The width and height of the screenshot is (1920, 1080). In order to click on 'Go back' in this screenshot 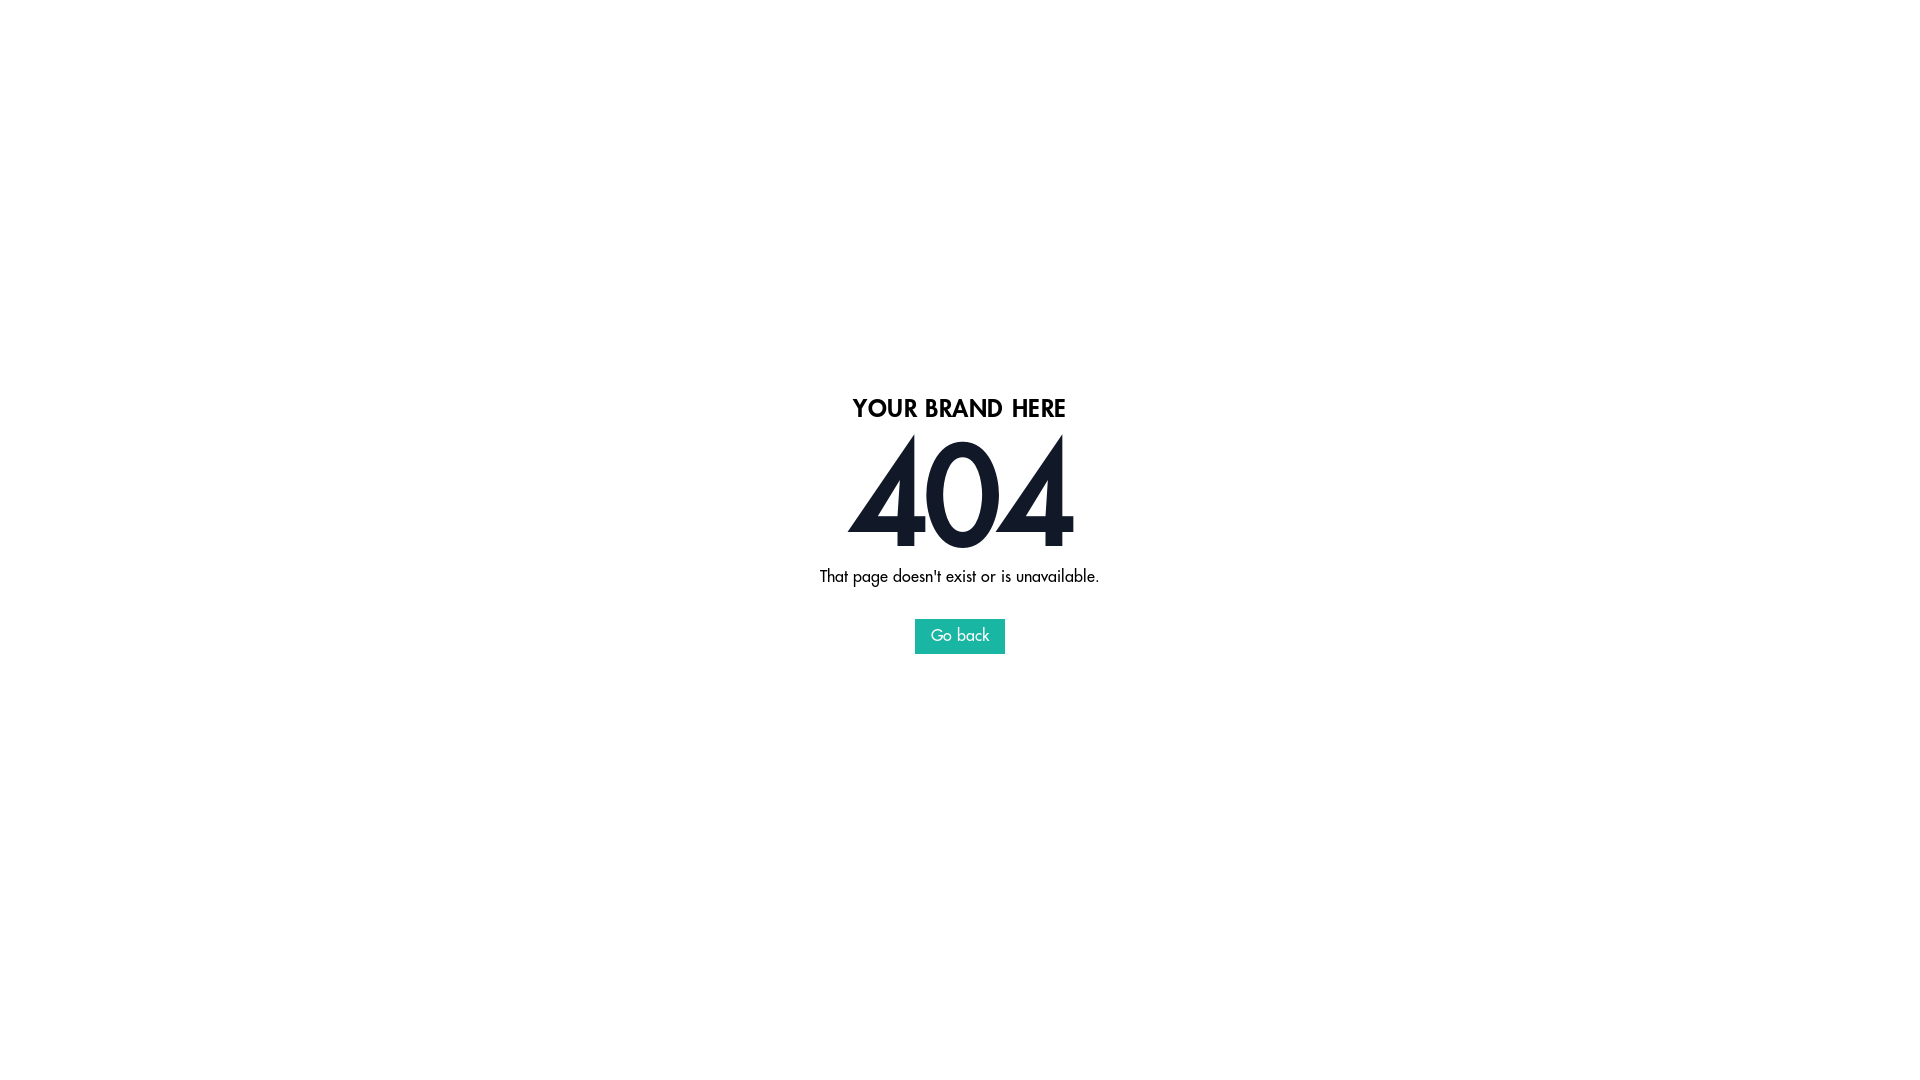, I will do `click(960, 636)`.